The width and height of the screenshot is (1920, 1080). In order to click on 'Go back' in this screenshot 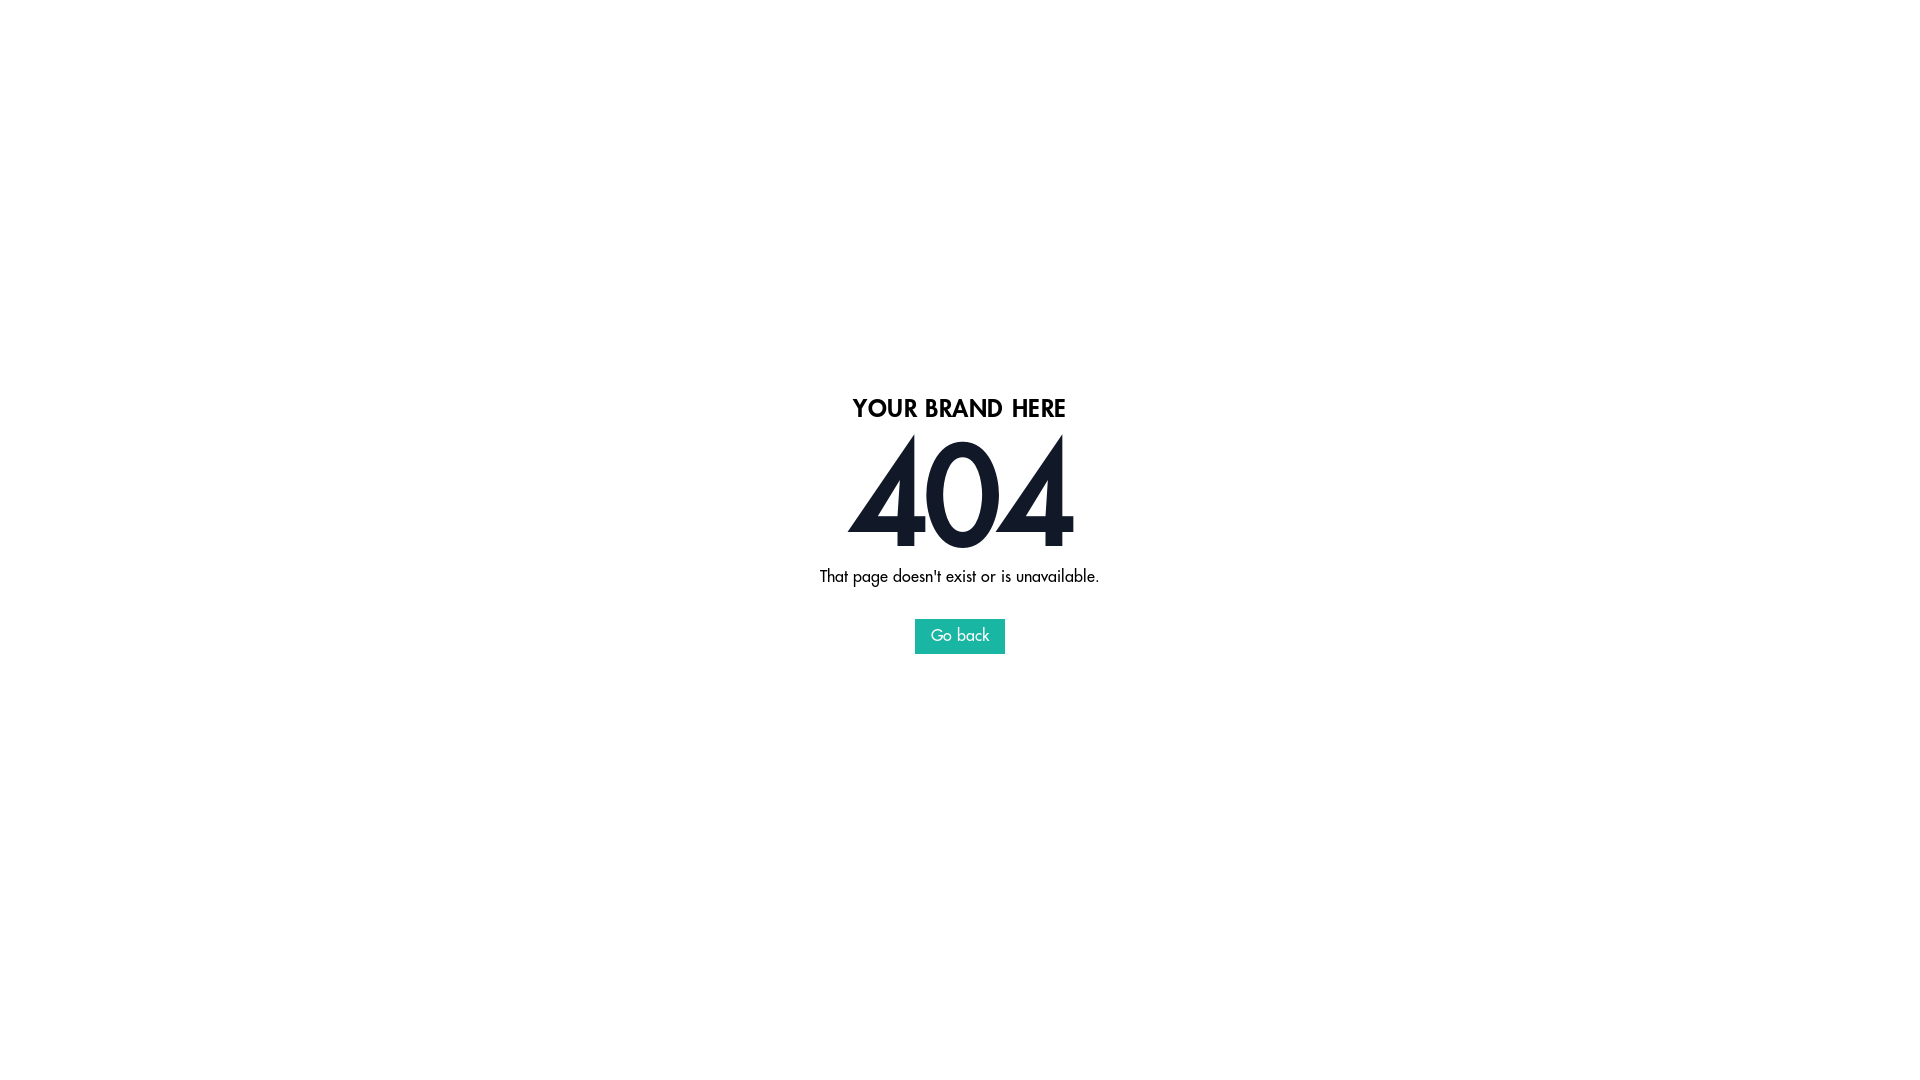, I will do `click(960, 636)`.